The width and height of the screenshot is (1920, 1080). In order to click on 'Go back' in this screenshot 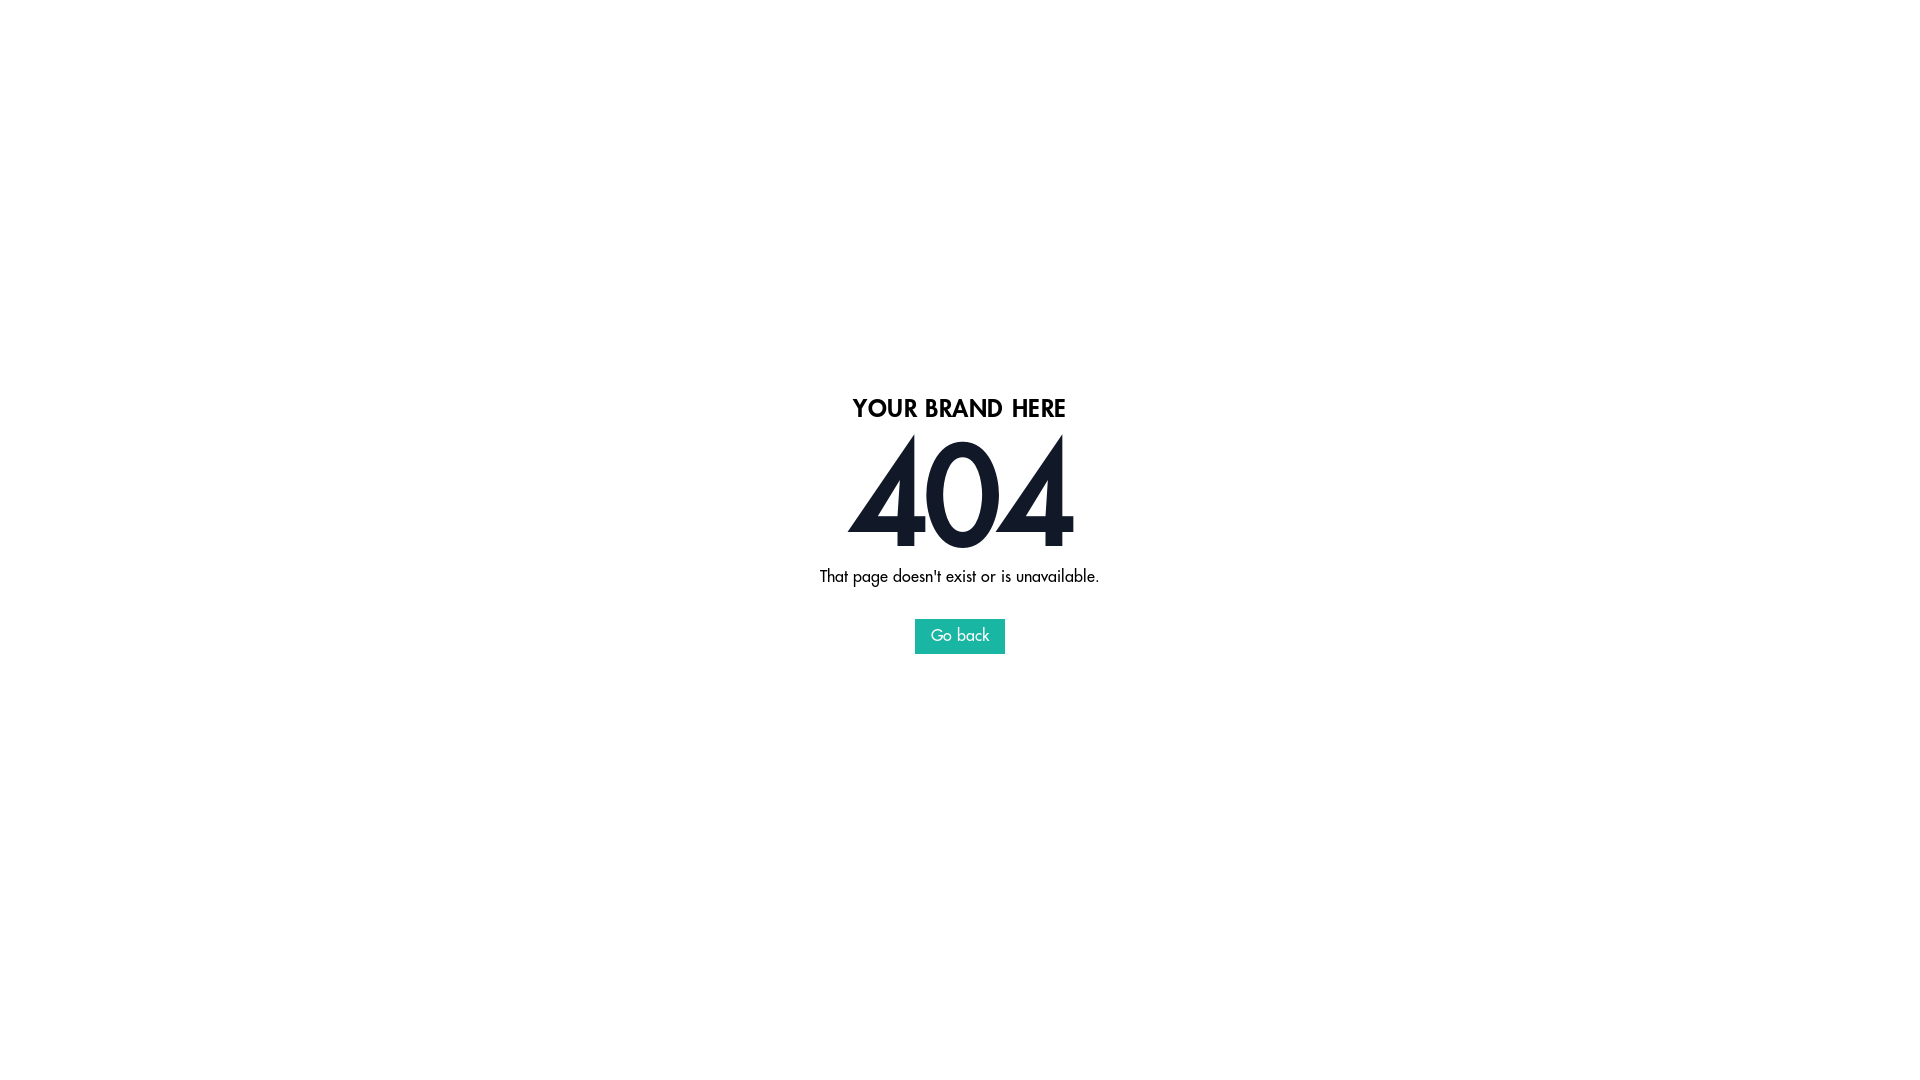, I will do `click(960, 636)`.